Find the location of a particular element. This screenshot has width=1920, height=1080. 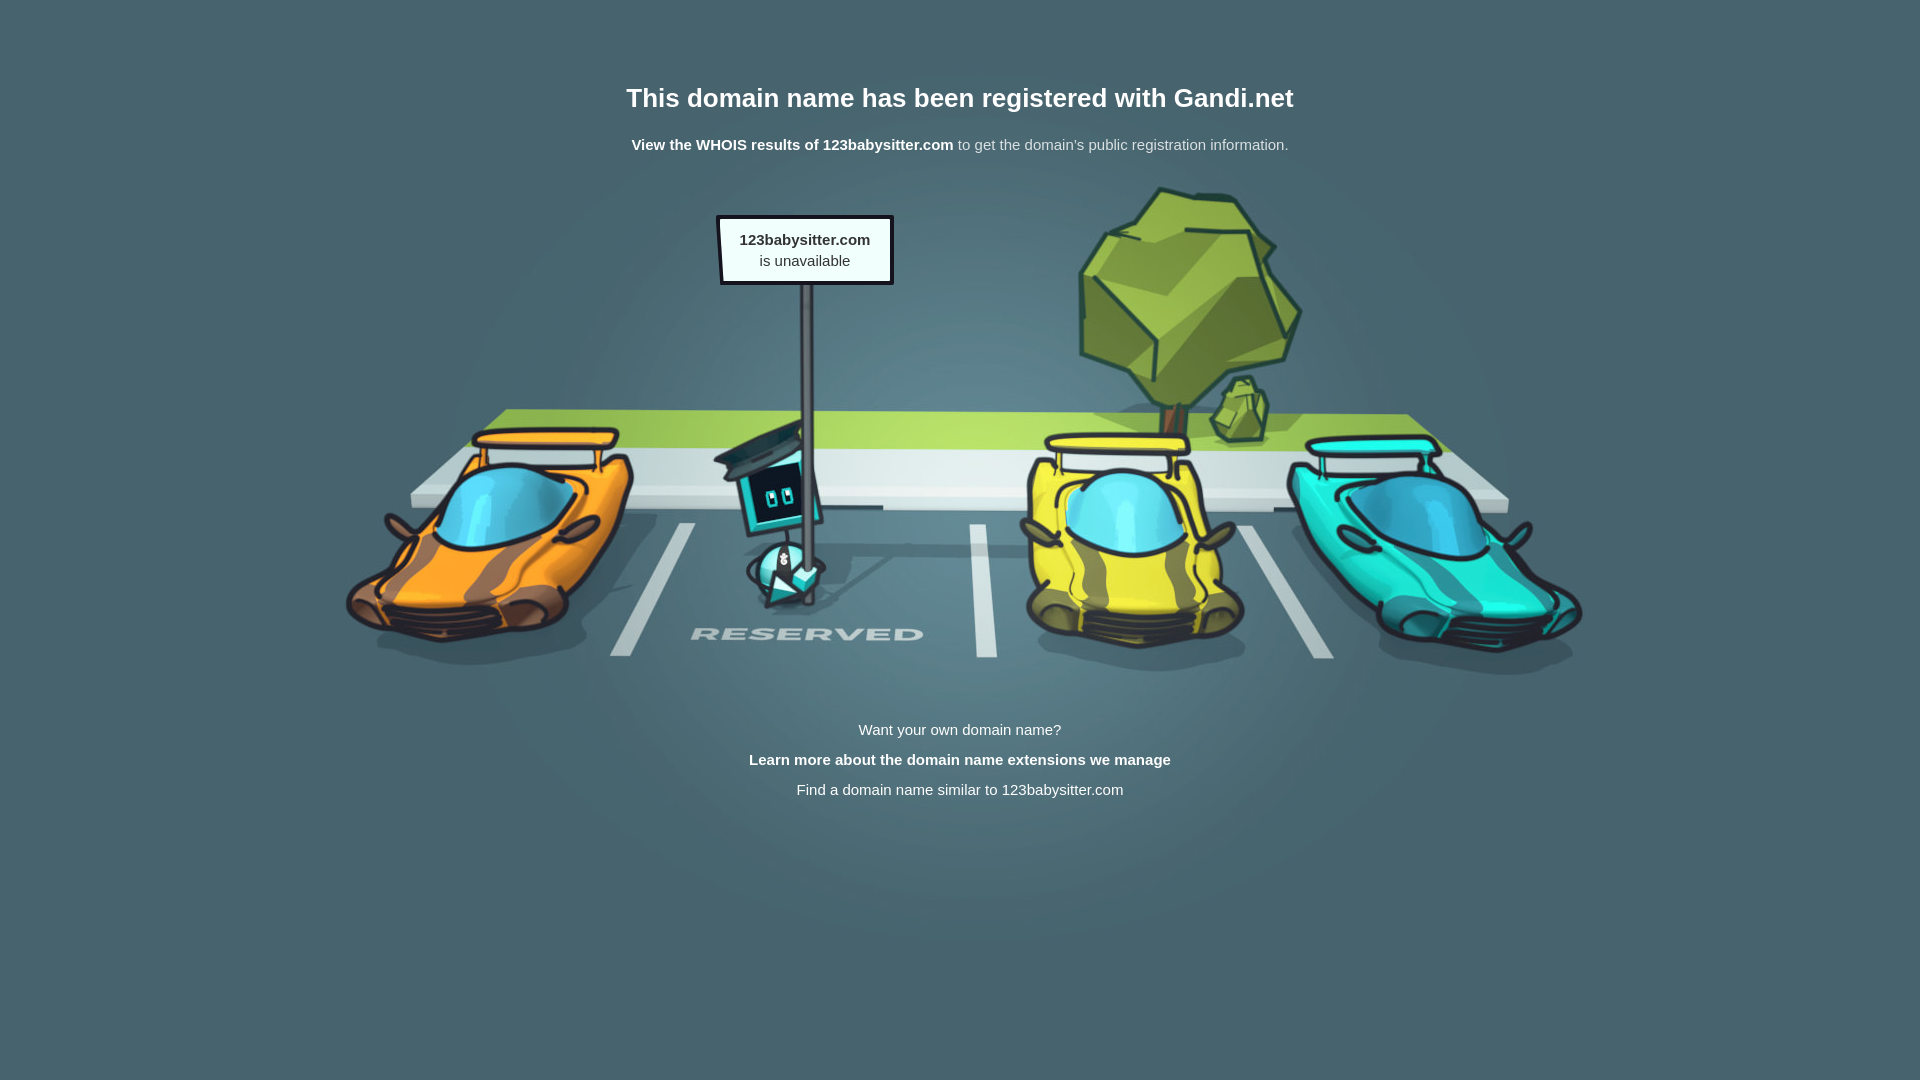

'View the WHOIS results of 123babysitter.com' is located at coordinates (629, 143).